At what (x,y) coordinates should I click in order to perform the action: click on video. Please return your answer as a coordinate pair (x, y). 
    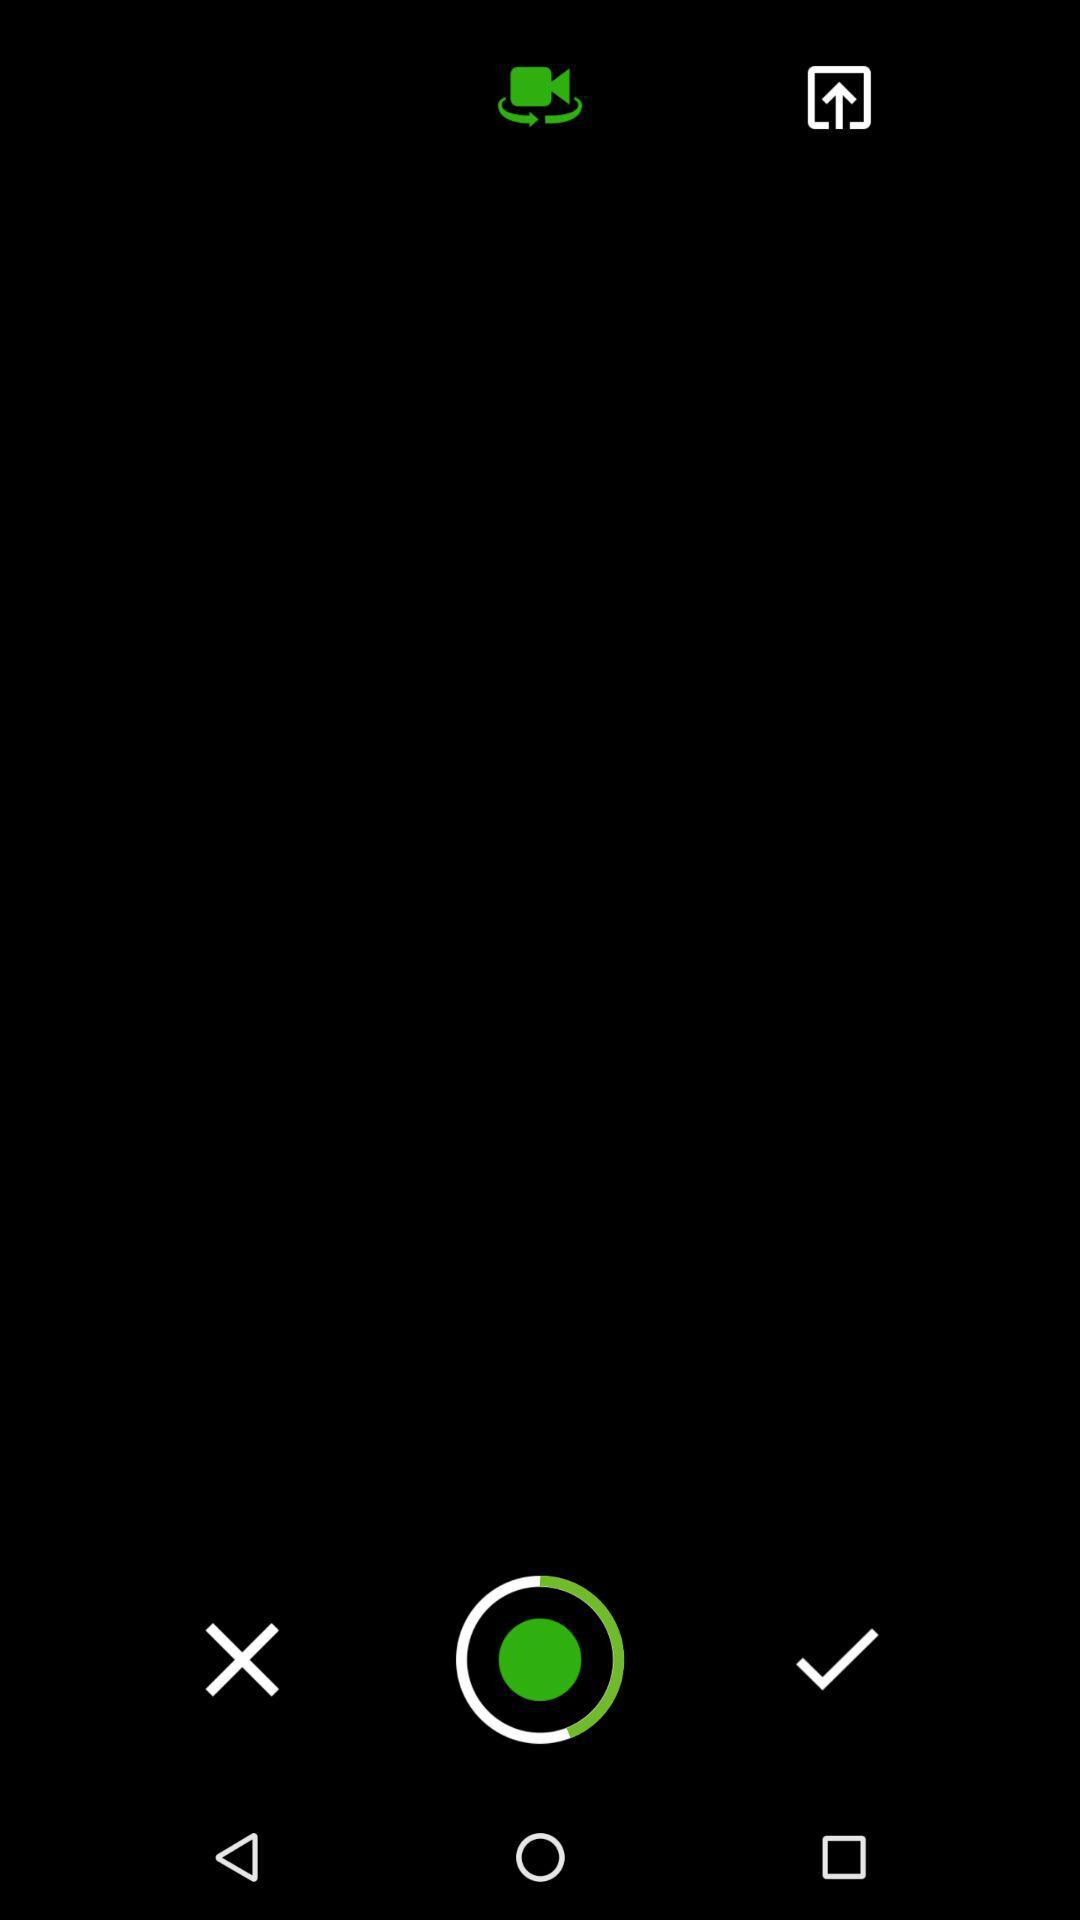
    Looking at the image, I should click on (241, 1659).